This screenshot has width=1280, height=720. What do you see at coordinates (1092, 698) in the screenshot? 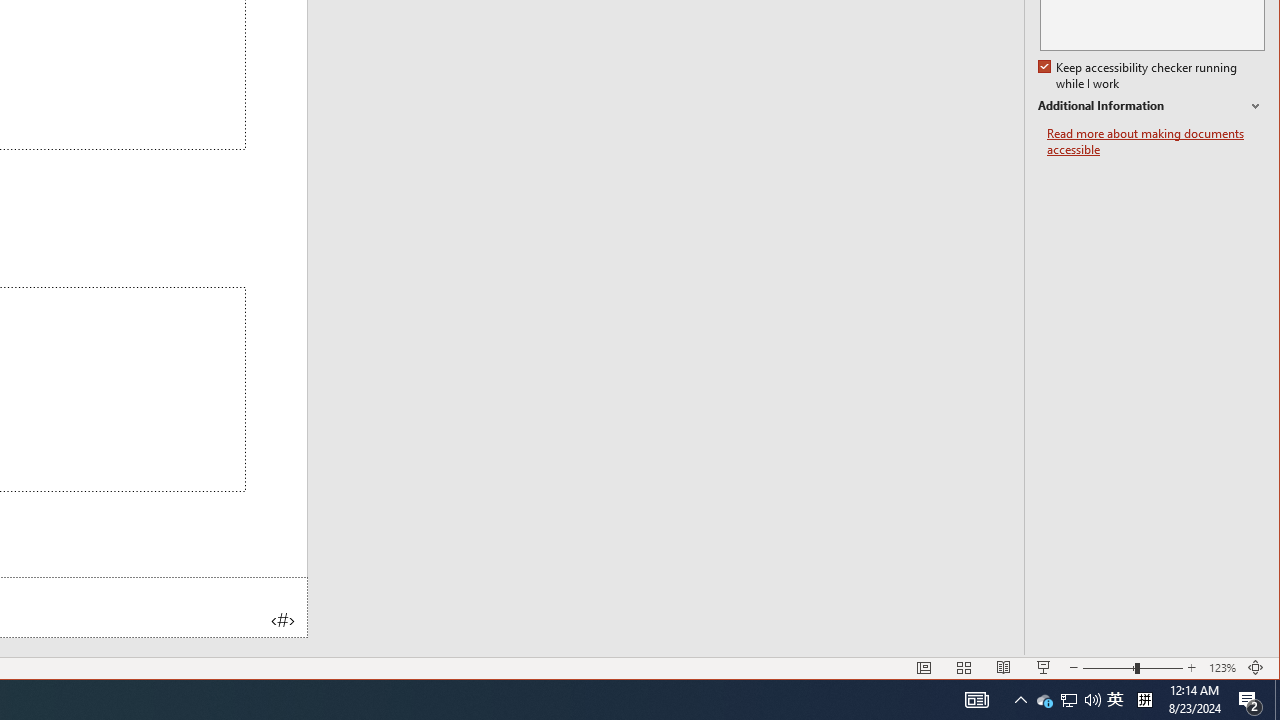
I see `'Q2790: 100%'` at bounding box center [1092, 698].